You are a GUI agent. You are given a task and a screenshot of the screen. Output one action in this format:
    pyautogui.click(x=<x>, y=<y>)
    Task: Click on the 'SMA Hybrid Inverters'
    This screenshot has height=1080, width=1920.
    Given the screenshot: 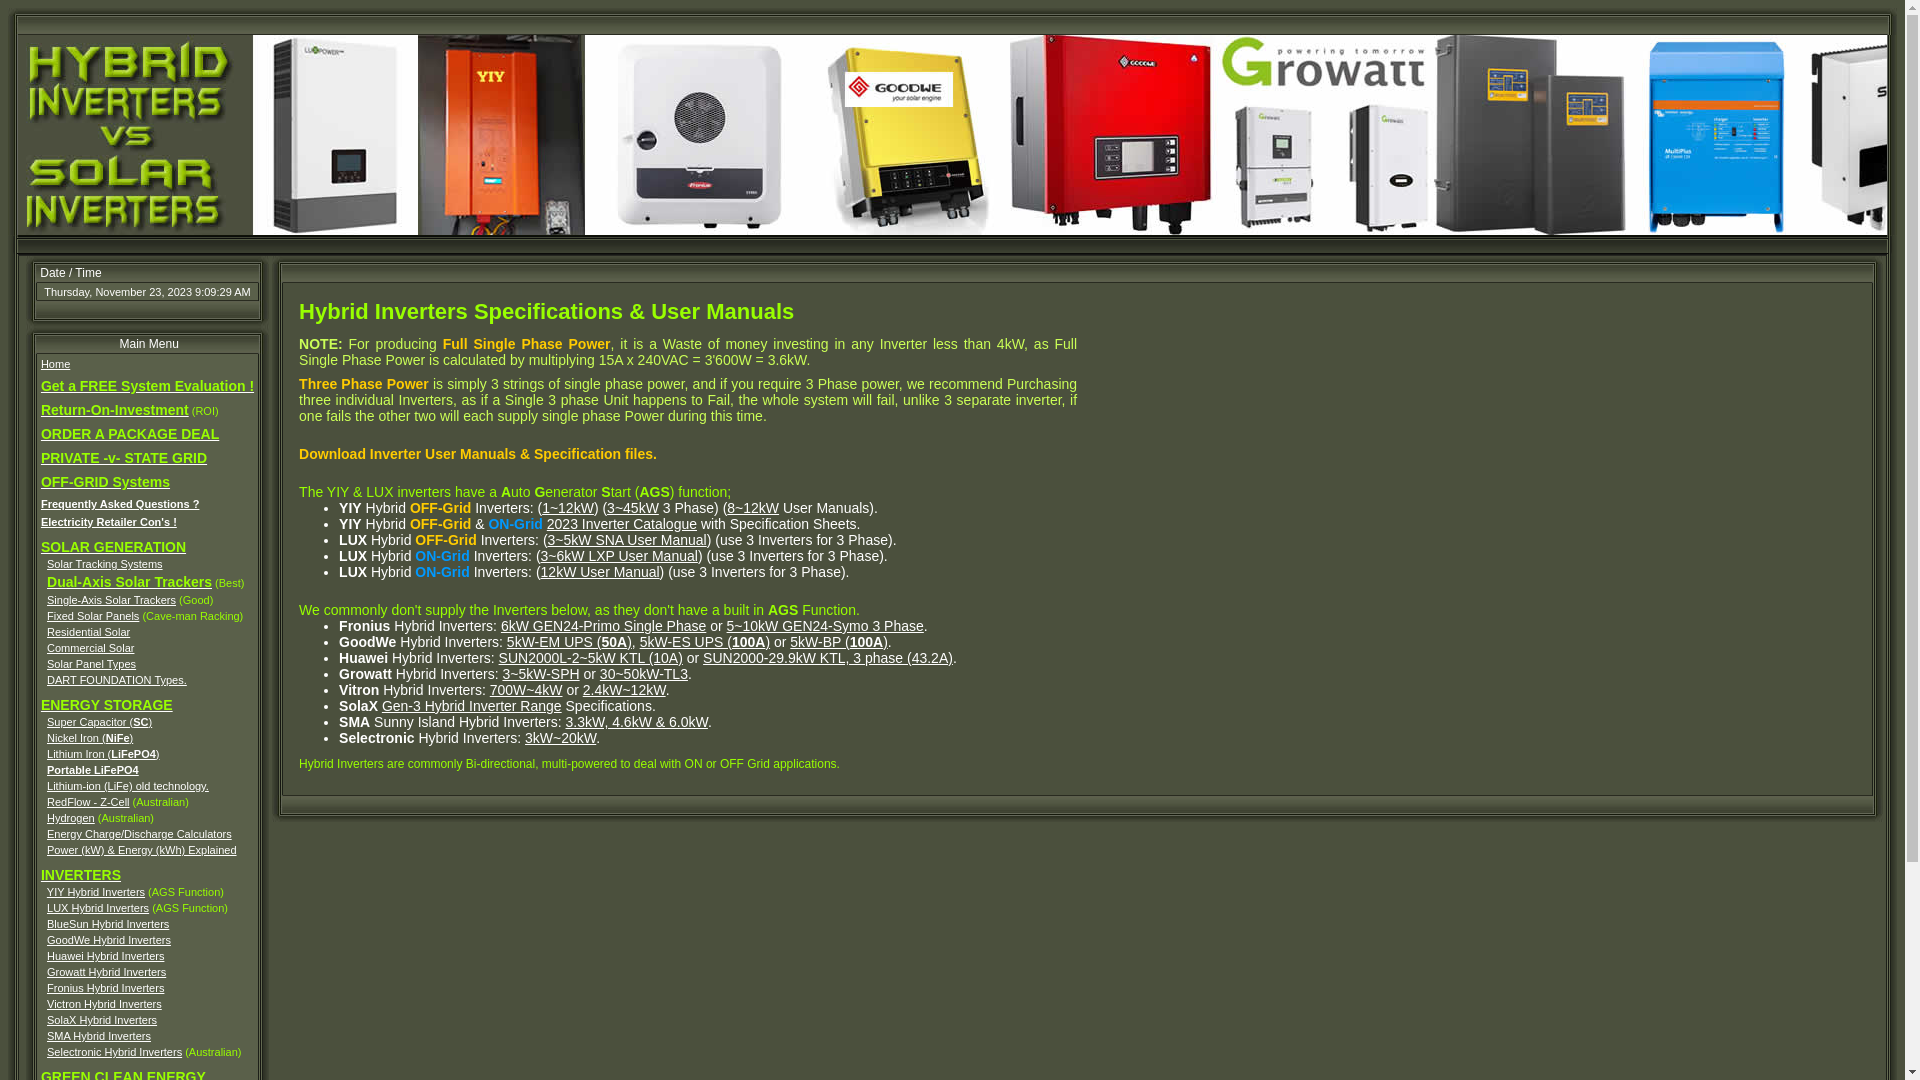 What is the action you would take?
    pyautogui.click(x=98, y=1035)
    